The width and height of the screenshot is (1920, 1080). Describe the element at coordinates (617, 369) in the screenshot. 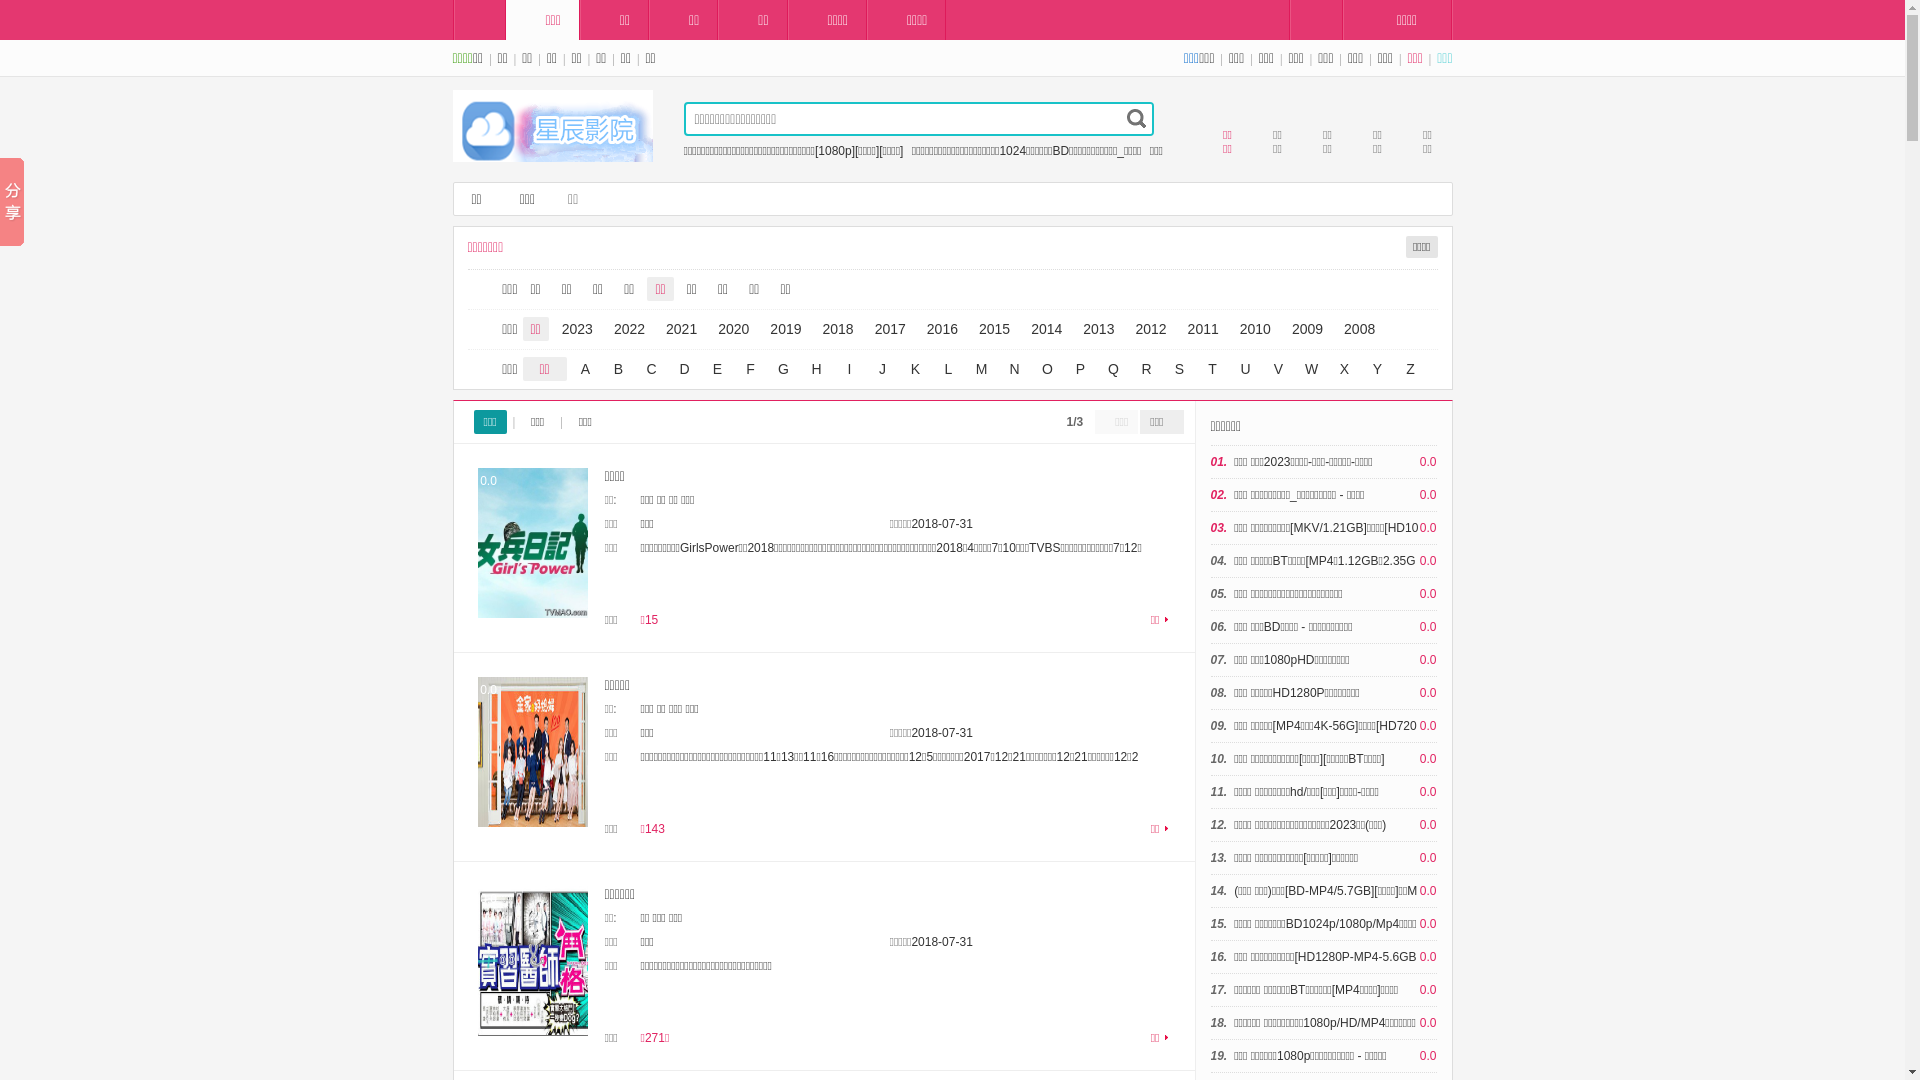

I see `'B'` at that location.